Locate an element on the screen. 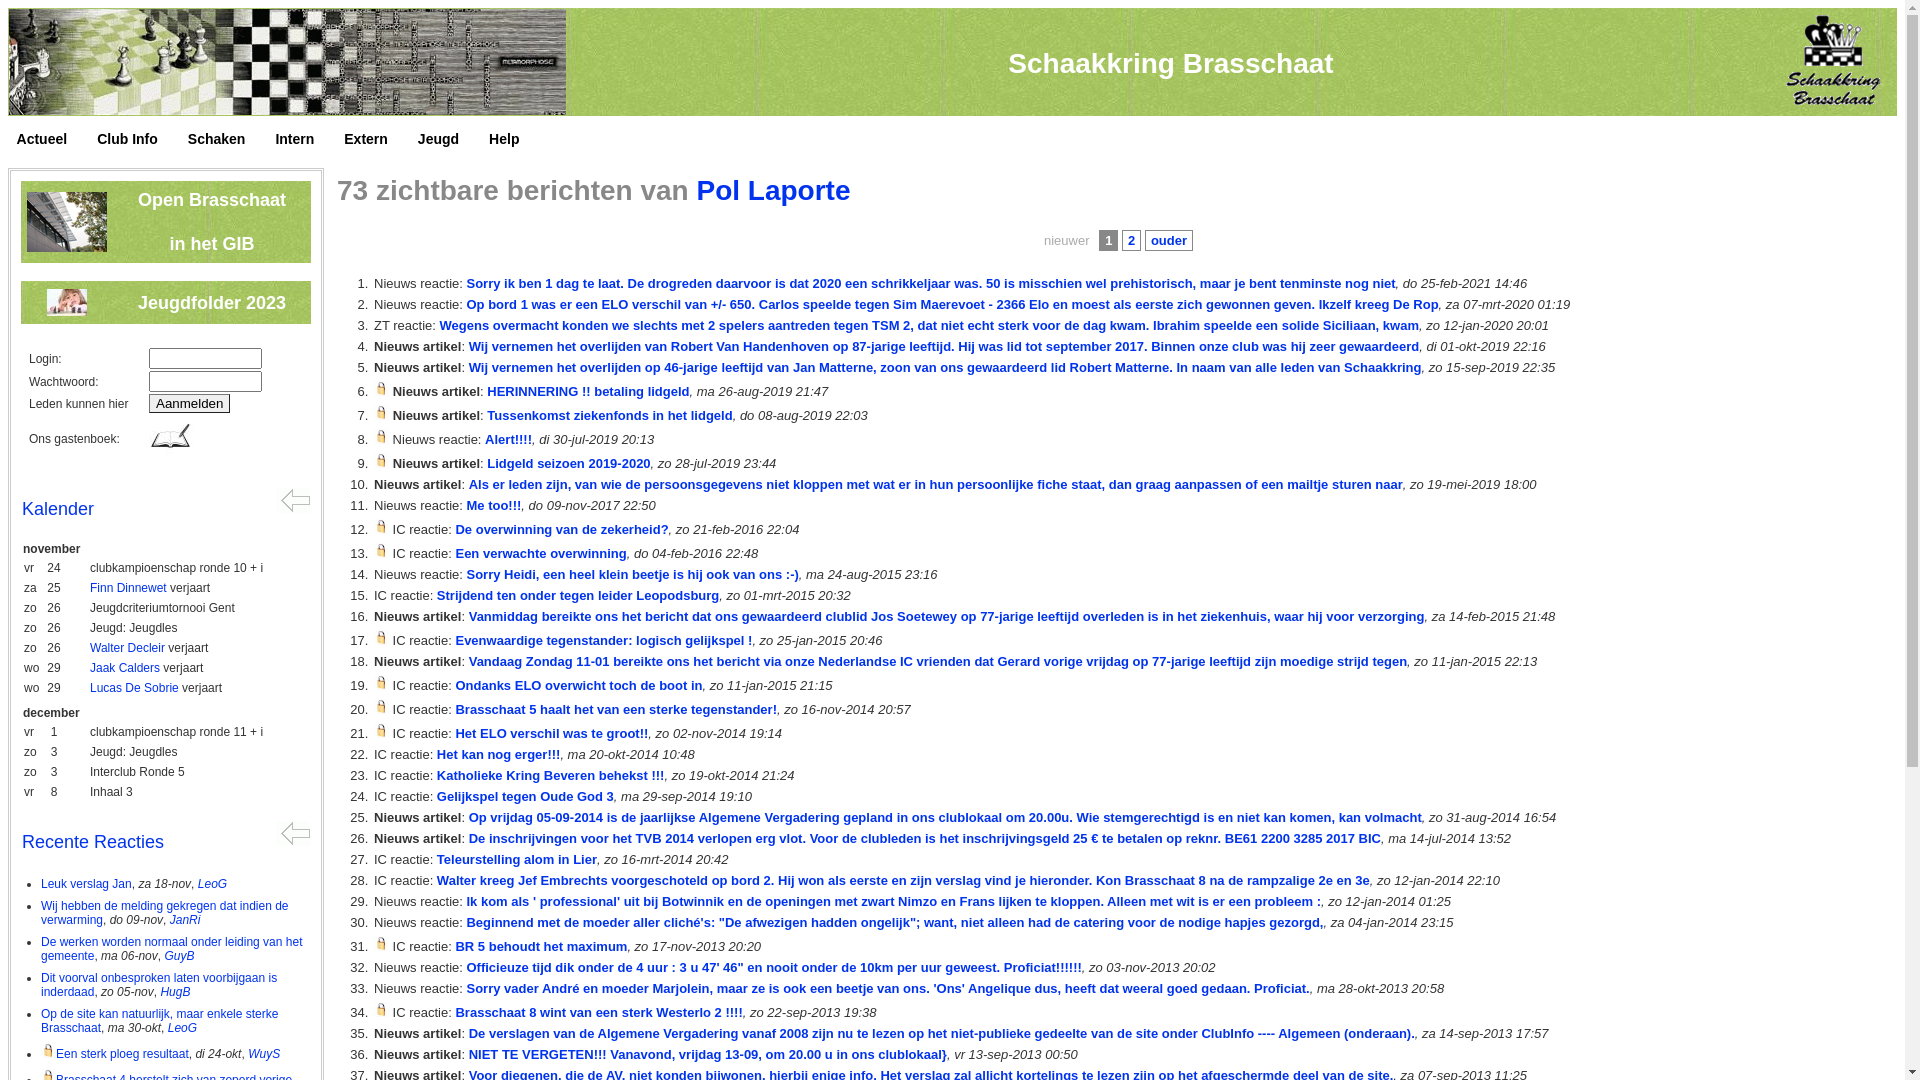 This screenshot has height=1080, width=1920. 'HERINNERING !! betaling lidgeld' is located at coordinates (587, 391).